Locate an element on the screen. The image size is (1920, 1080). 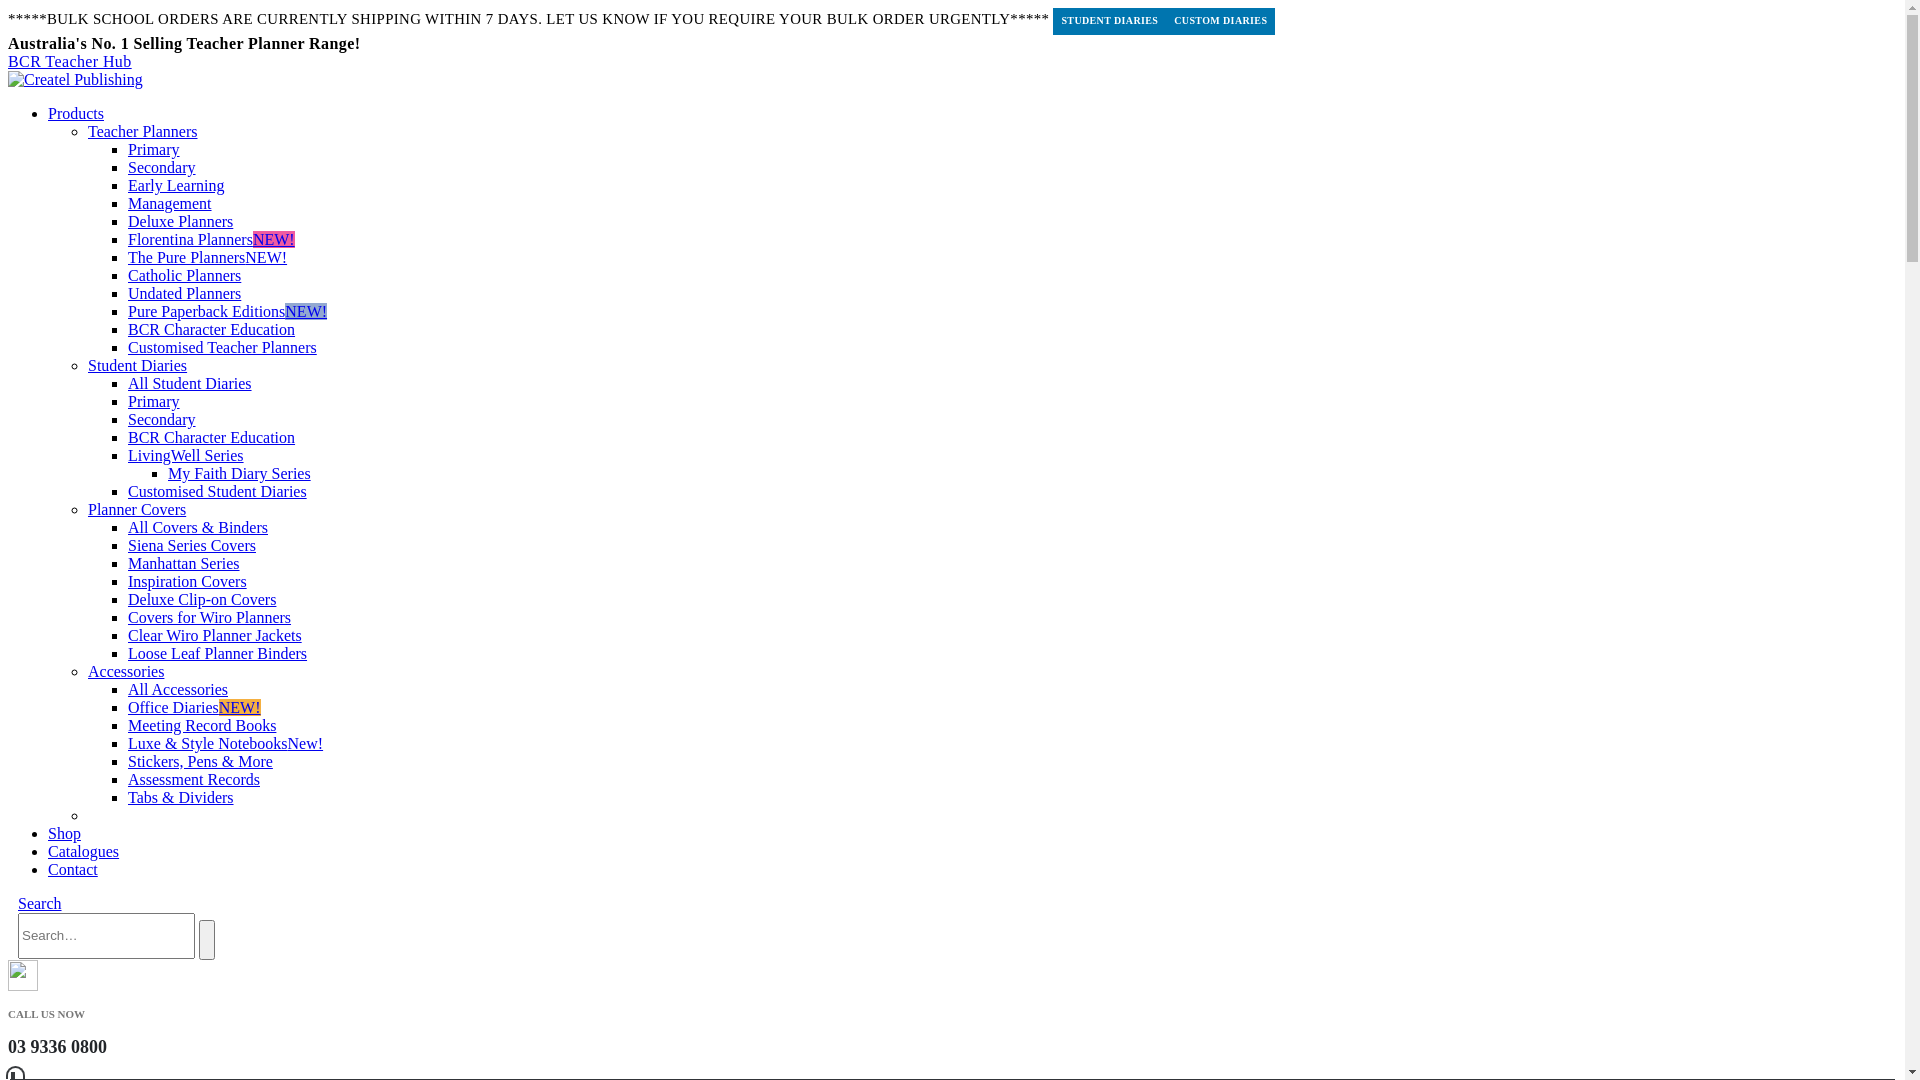
'Deluxe Clip-on Covers' is located at coordinates (127, 598).